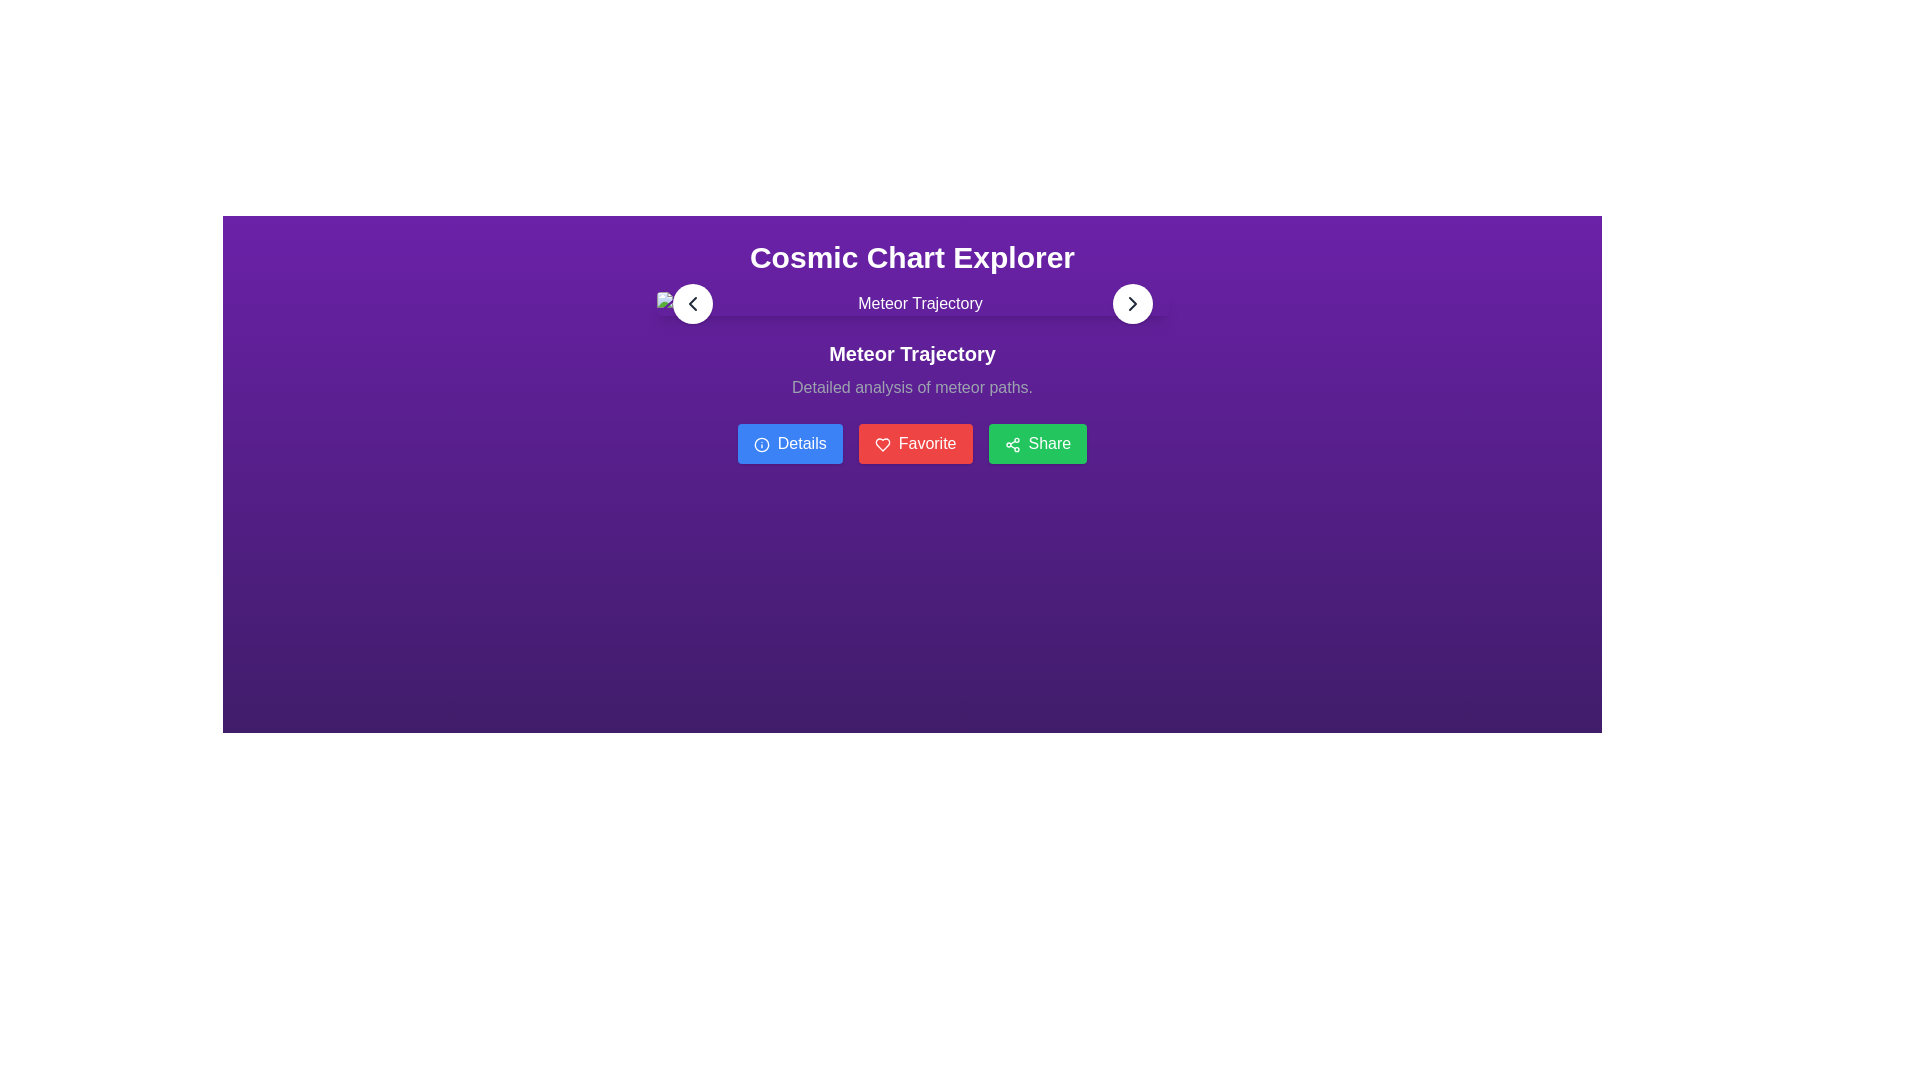 The width and height of the screenshot is (1920, 1080). I want to click on the navigational button located to the left of the 'Cosmic Chart Explorer' title, so click(692, 304).